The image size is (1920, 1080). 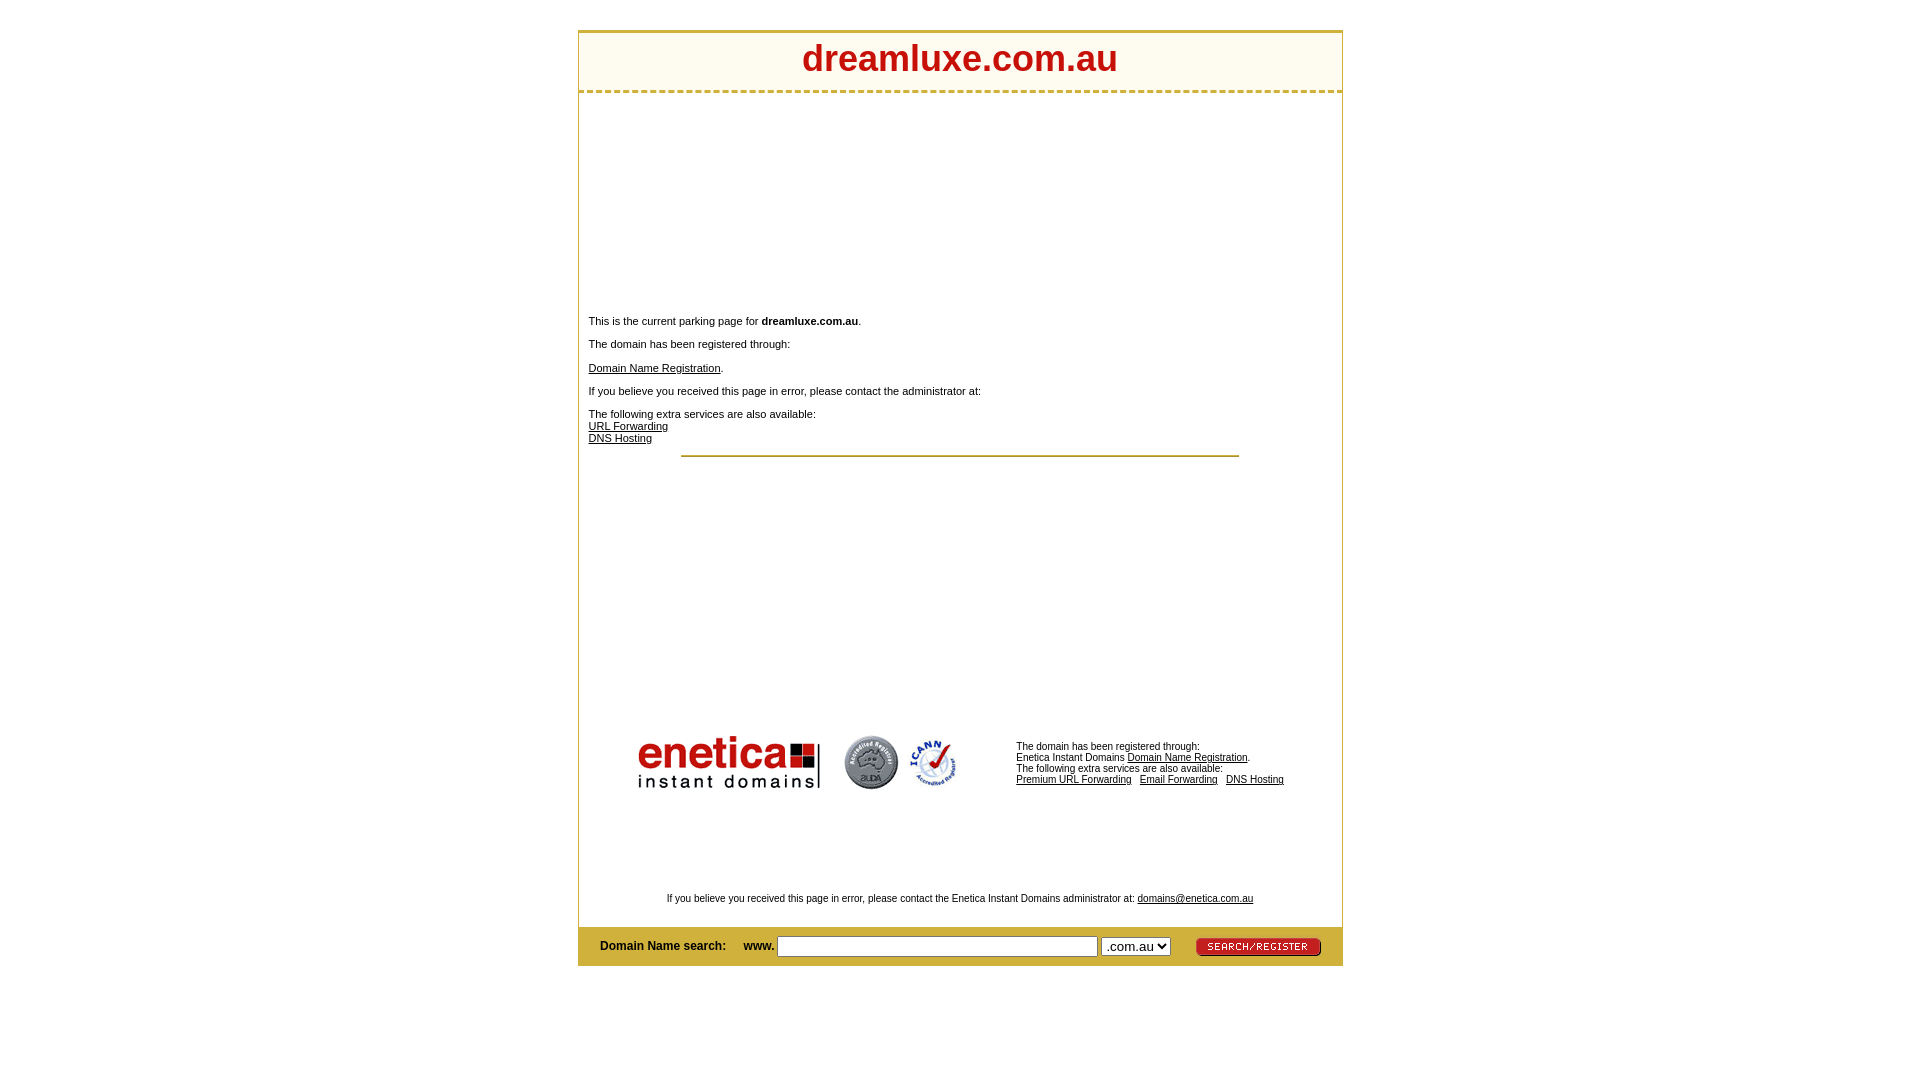 What do you see at coordinates (627, 424) in the screenshot?
I see `'URL Forwarding'` at bounding box center [627, 424].